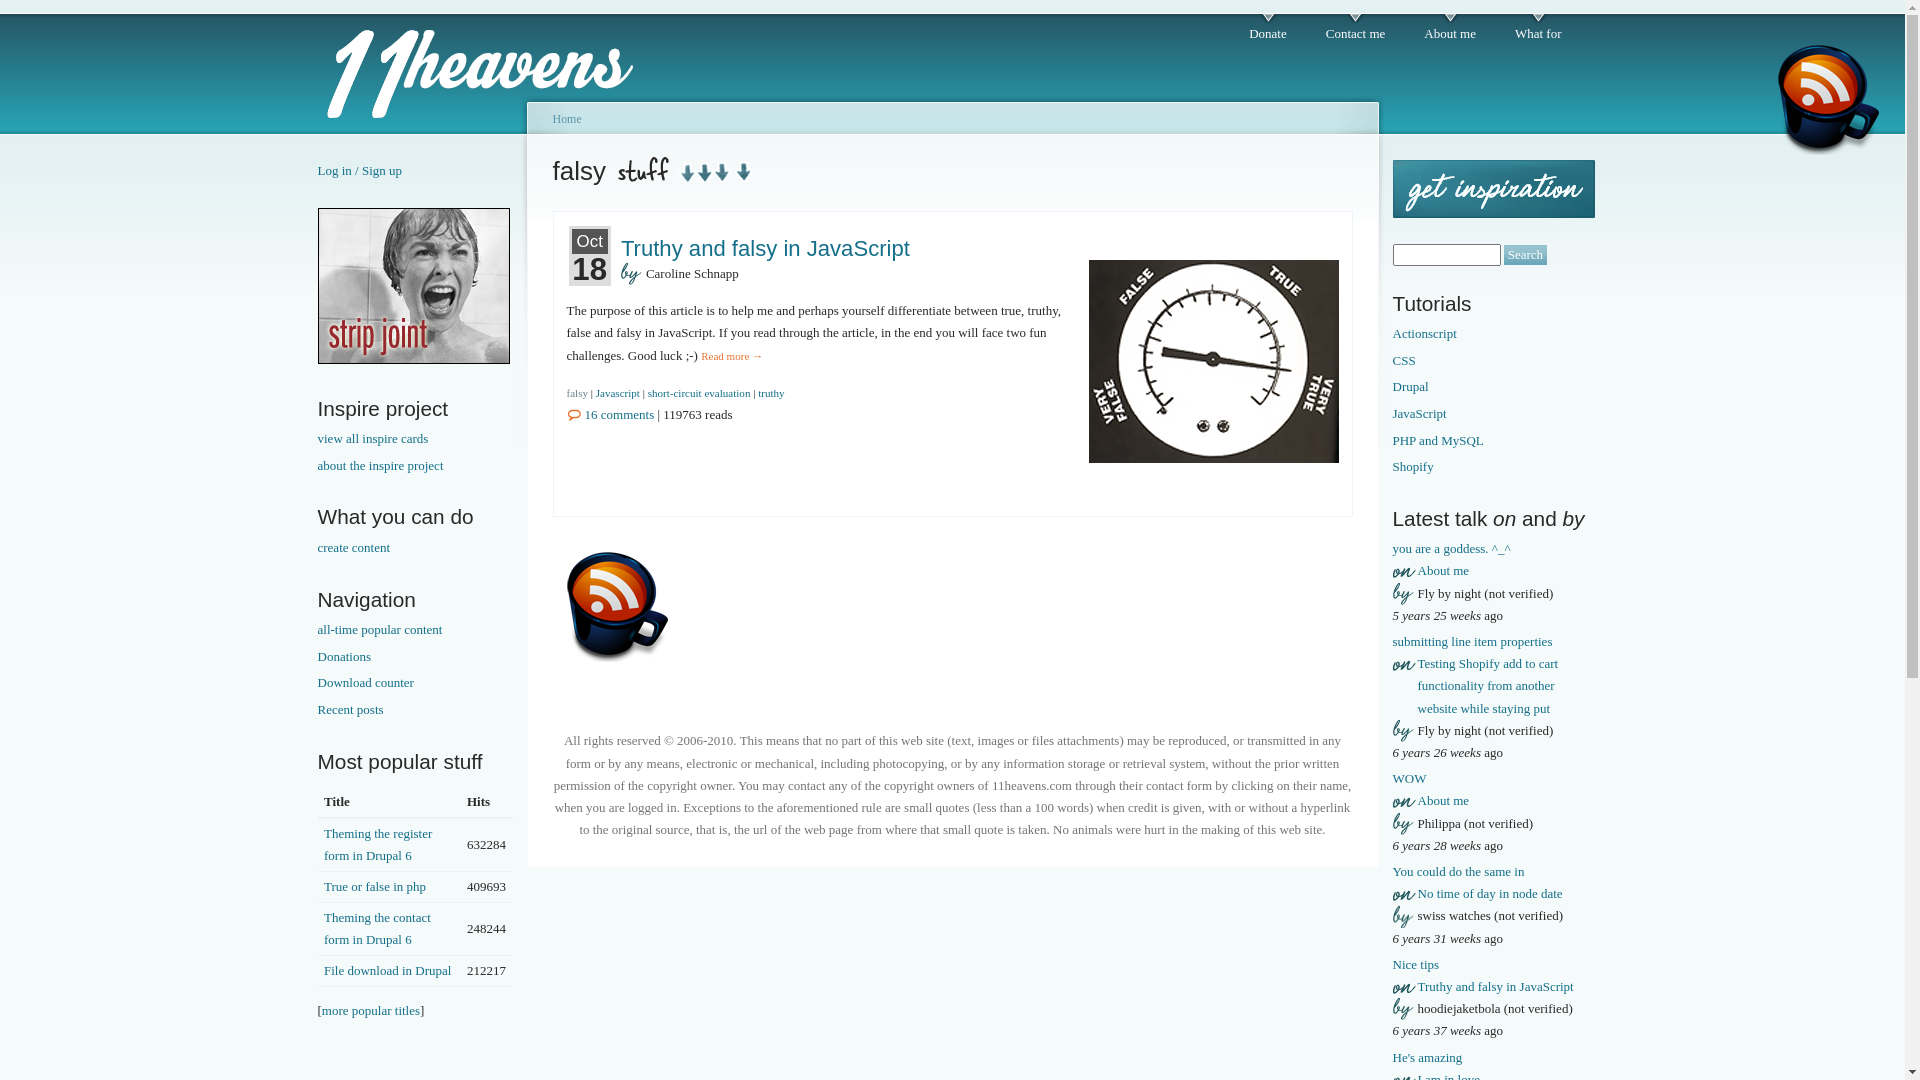 Image resolution: width=1920 pixels, height=1080 pixels. I want to click on 'JavaScript', so click(1391, 412).